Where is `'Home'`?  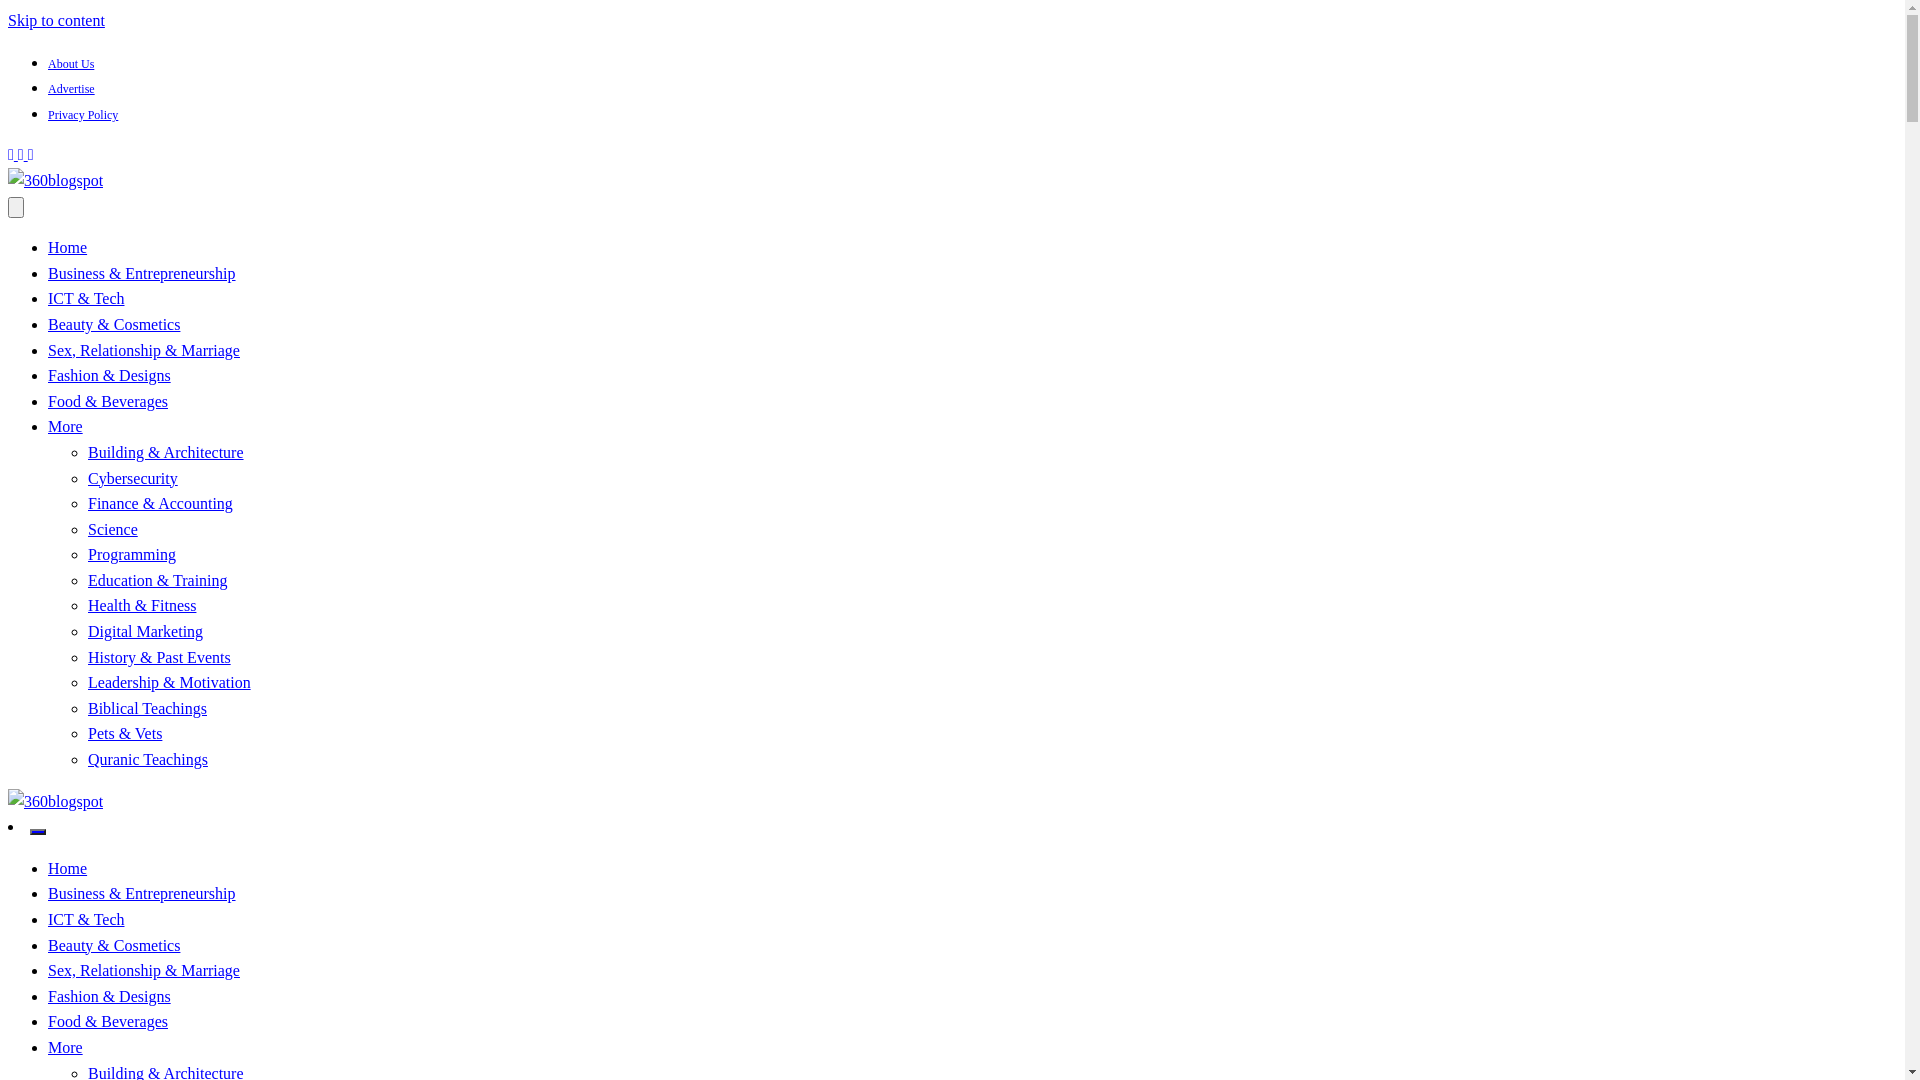
'Home' is located at coordinates (67, 246).